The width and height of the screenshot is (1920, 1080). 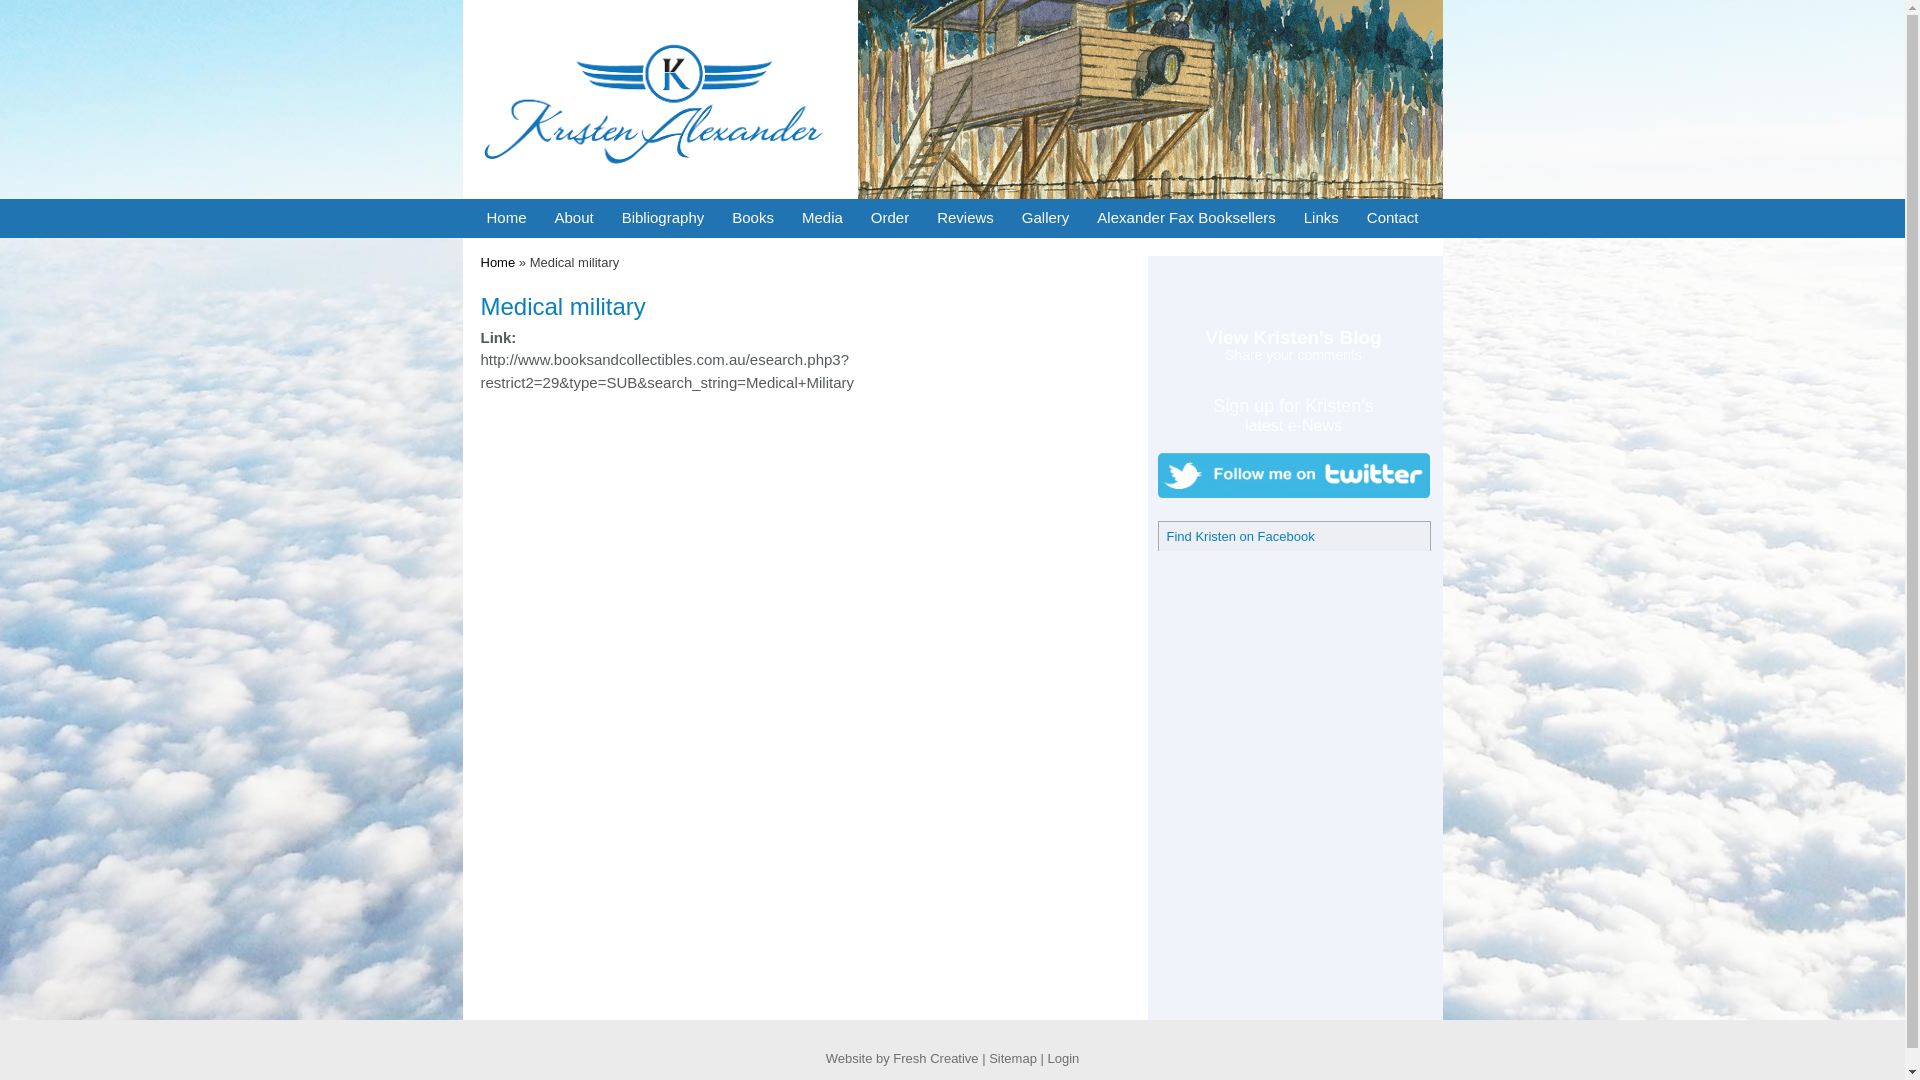 I want to click on 'Contact', so click(x=1391, y=218).